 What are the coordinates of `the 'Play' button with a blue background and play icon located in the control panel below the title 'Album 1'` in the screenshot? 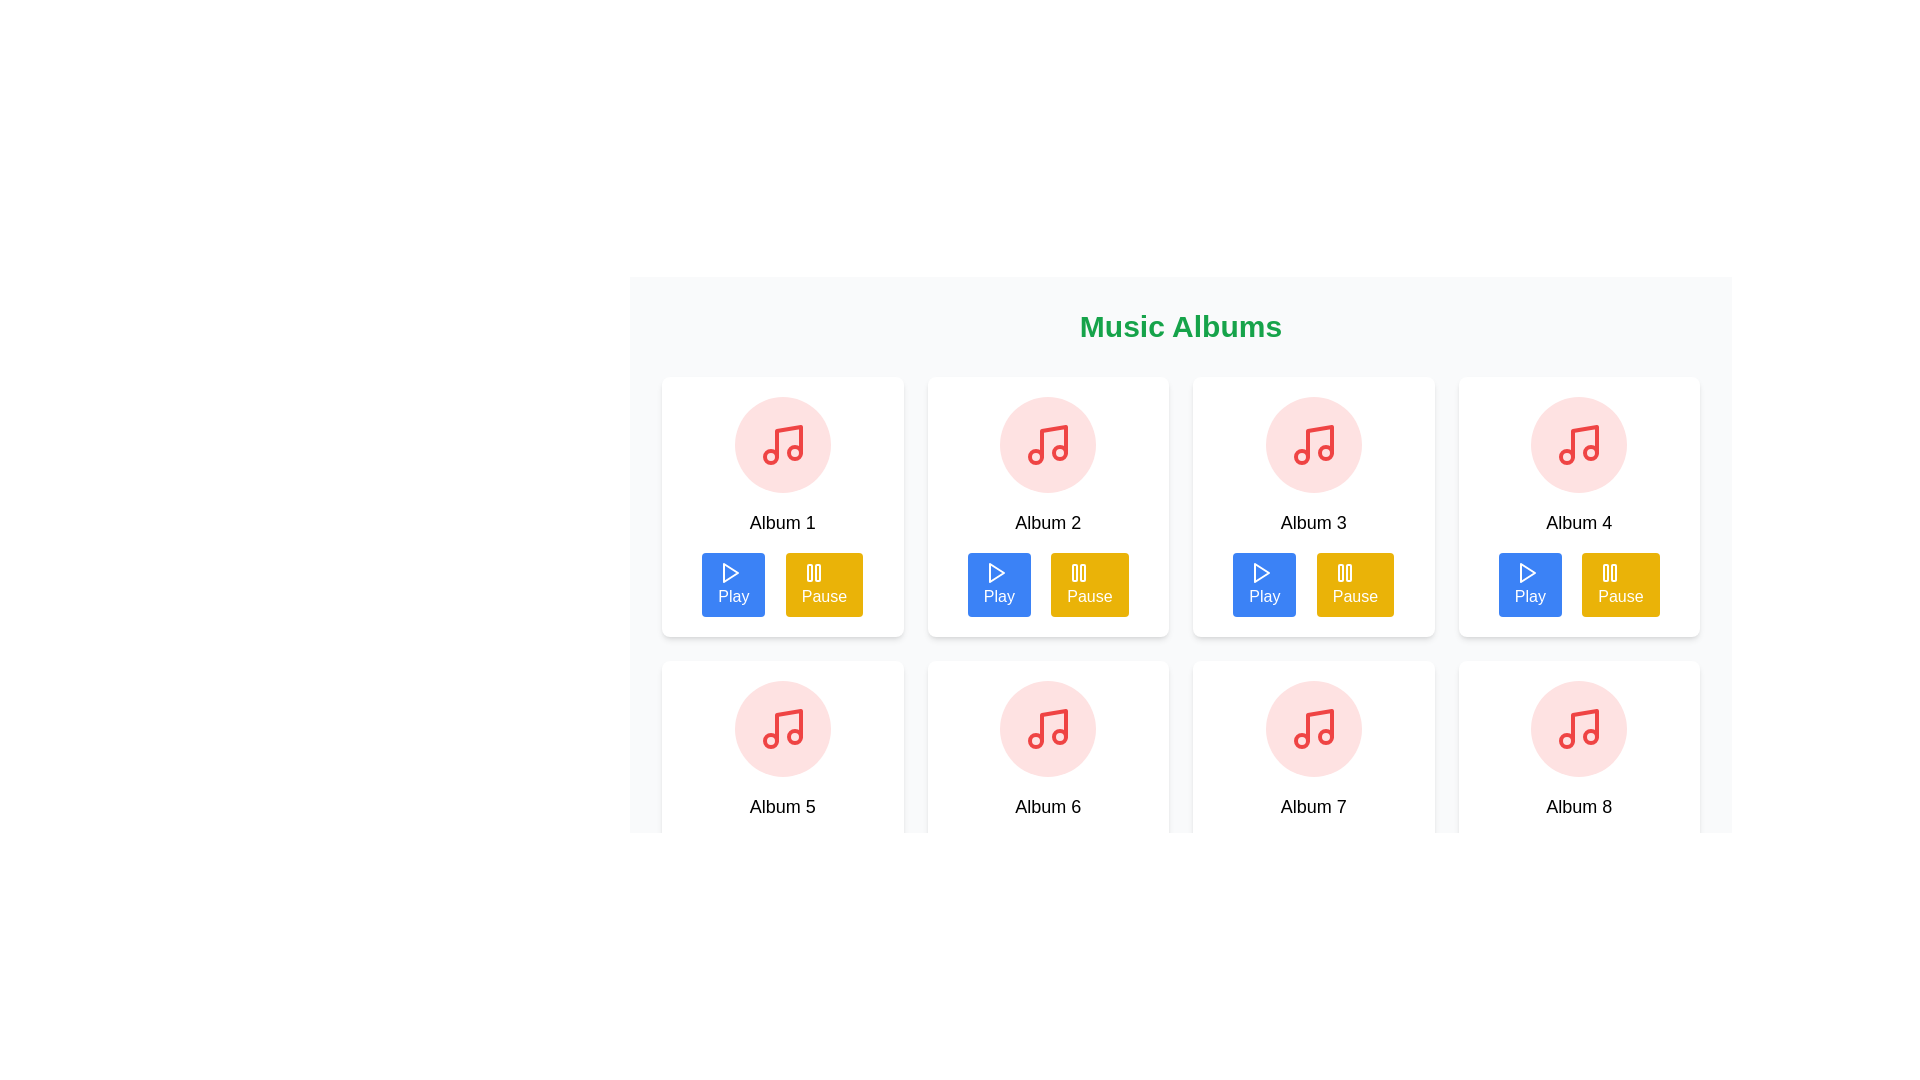 It's located at (781, 585).